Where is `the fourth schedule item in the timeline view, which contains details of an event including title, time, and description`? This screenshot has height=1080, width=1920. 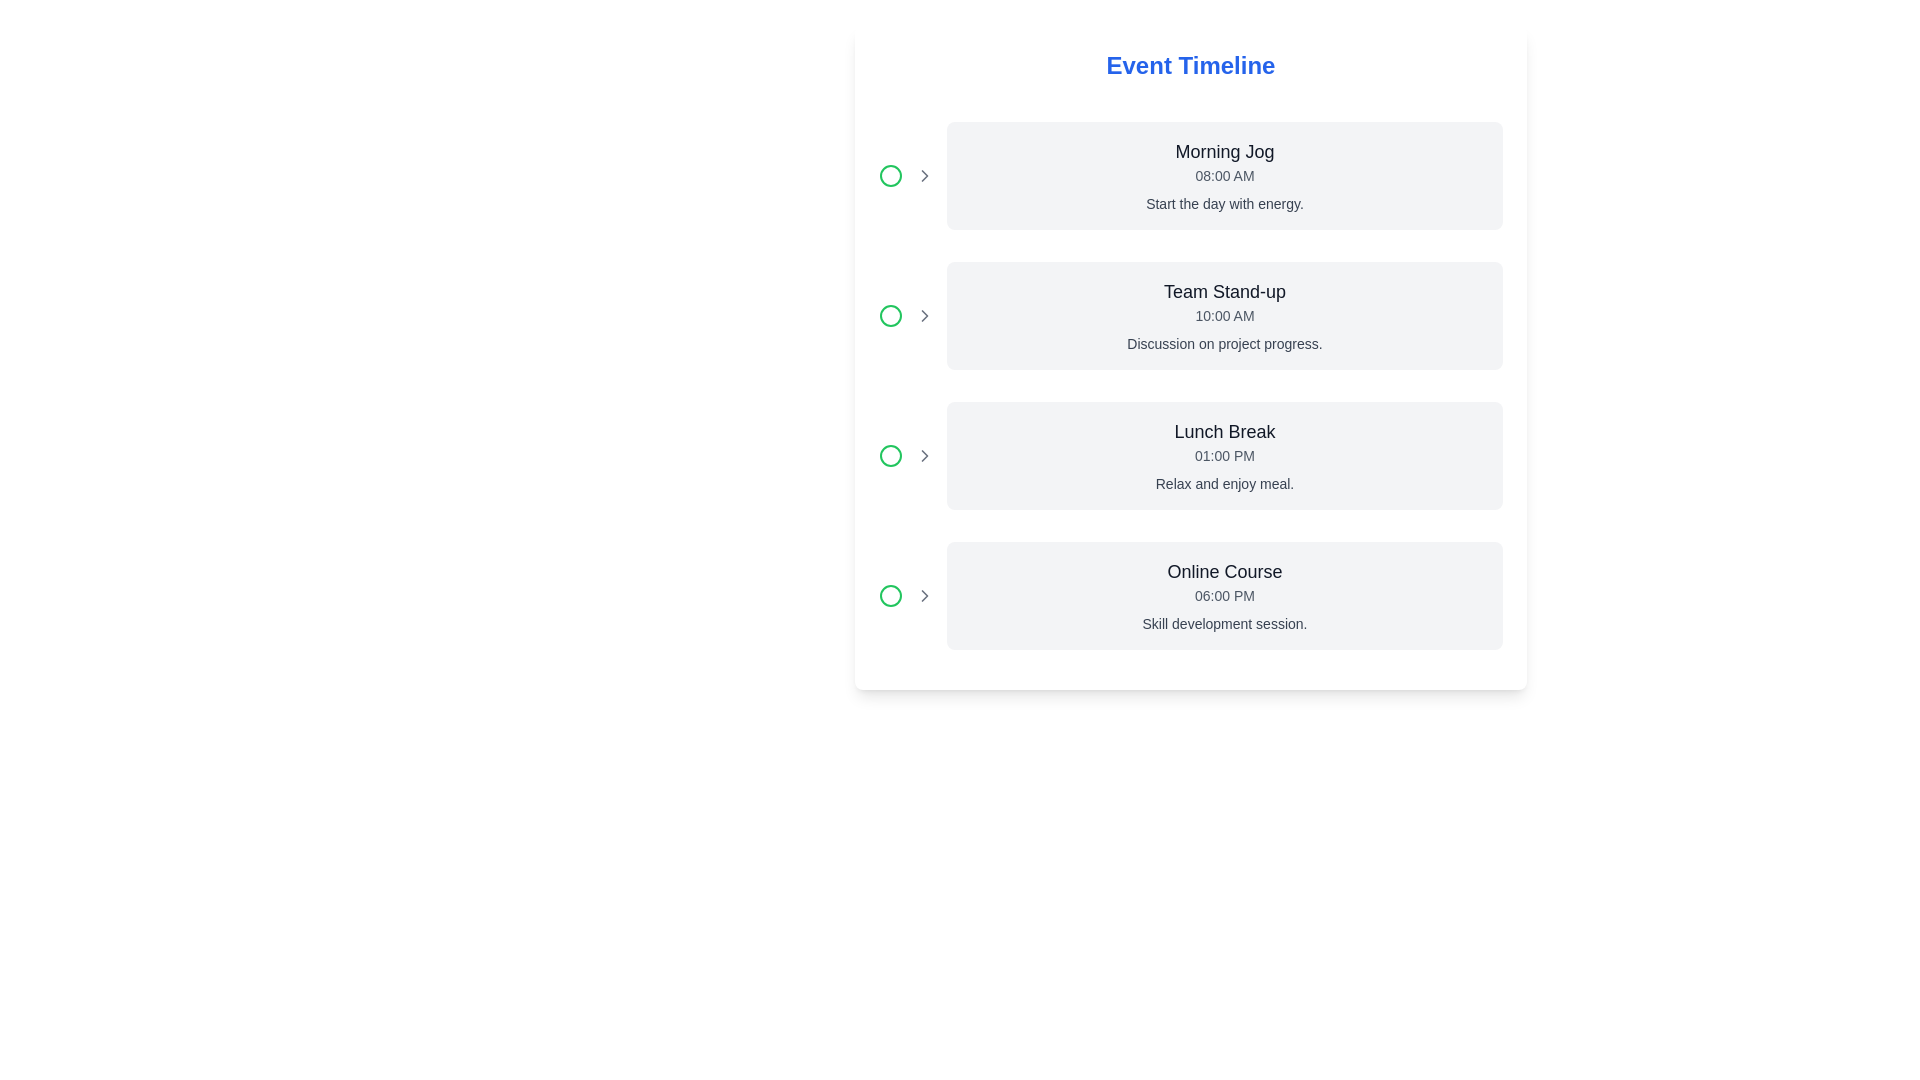 the fourth schedule item in the timeline view, which contains details of an event including title, time, and description is located at coordinates (1223, 595).